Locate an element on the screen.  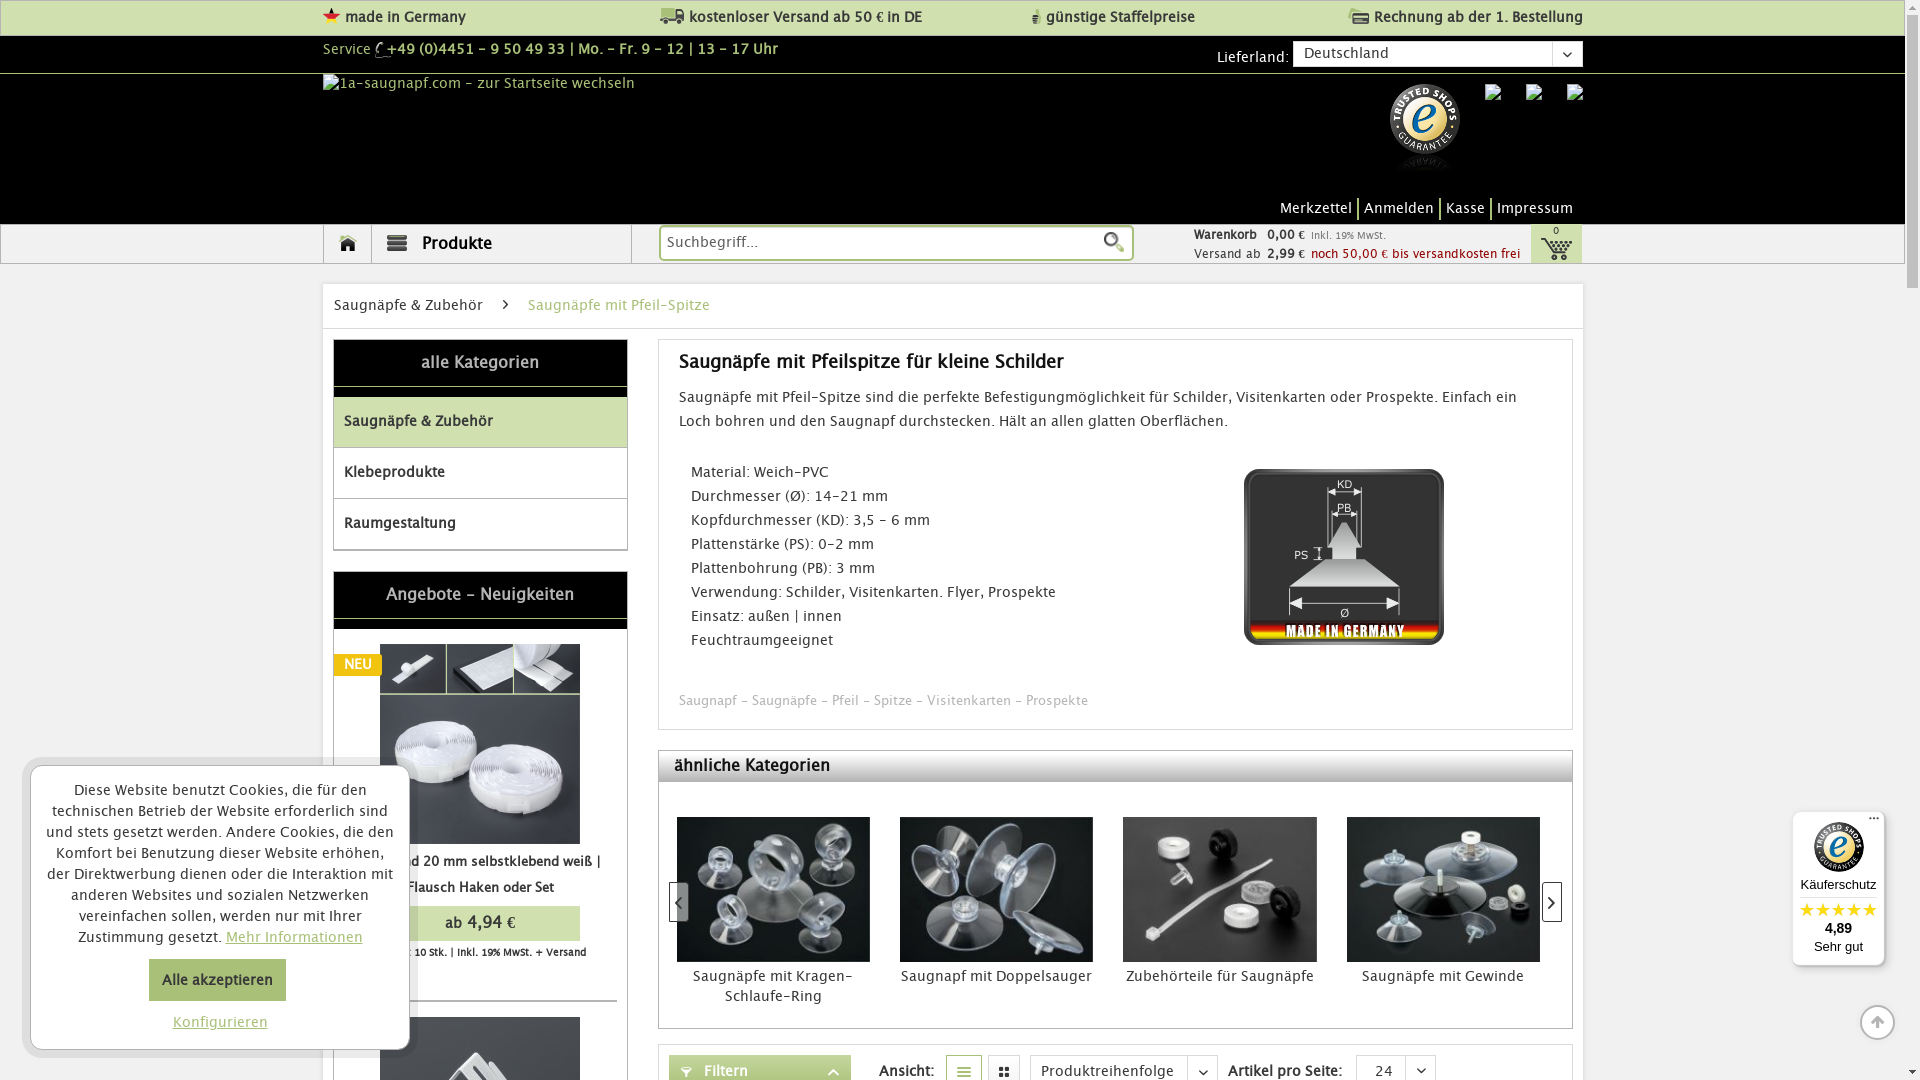
'Konfigurieren' is located at coordinates (219, 1023).